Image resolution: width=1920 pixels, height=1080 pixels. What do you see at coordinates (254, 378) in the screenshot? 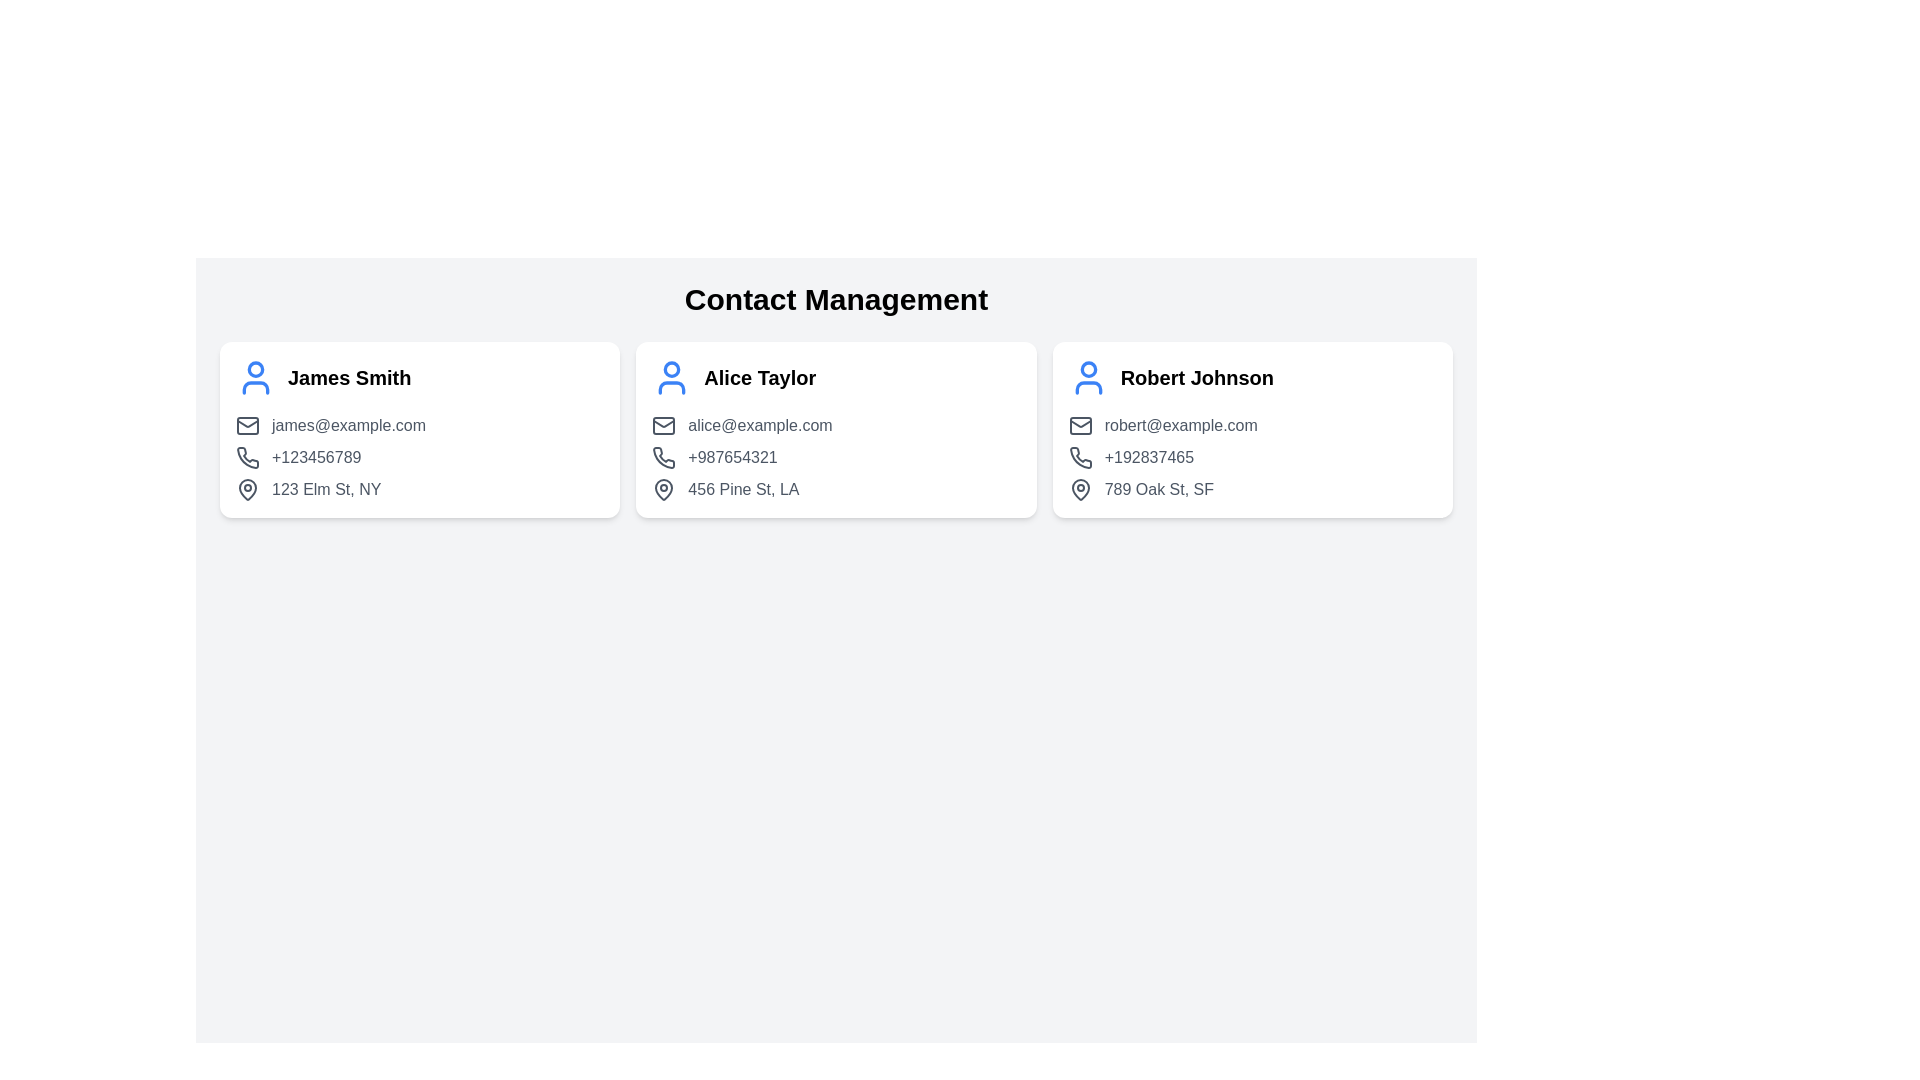
I see `the user icon shaped element with a blue color, representing a user, located within the contact card for 'James Smith', positioned to the left of the text content` at bounding box center [254, 378].